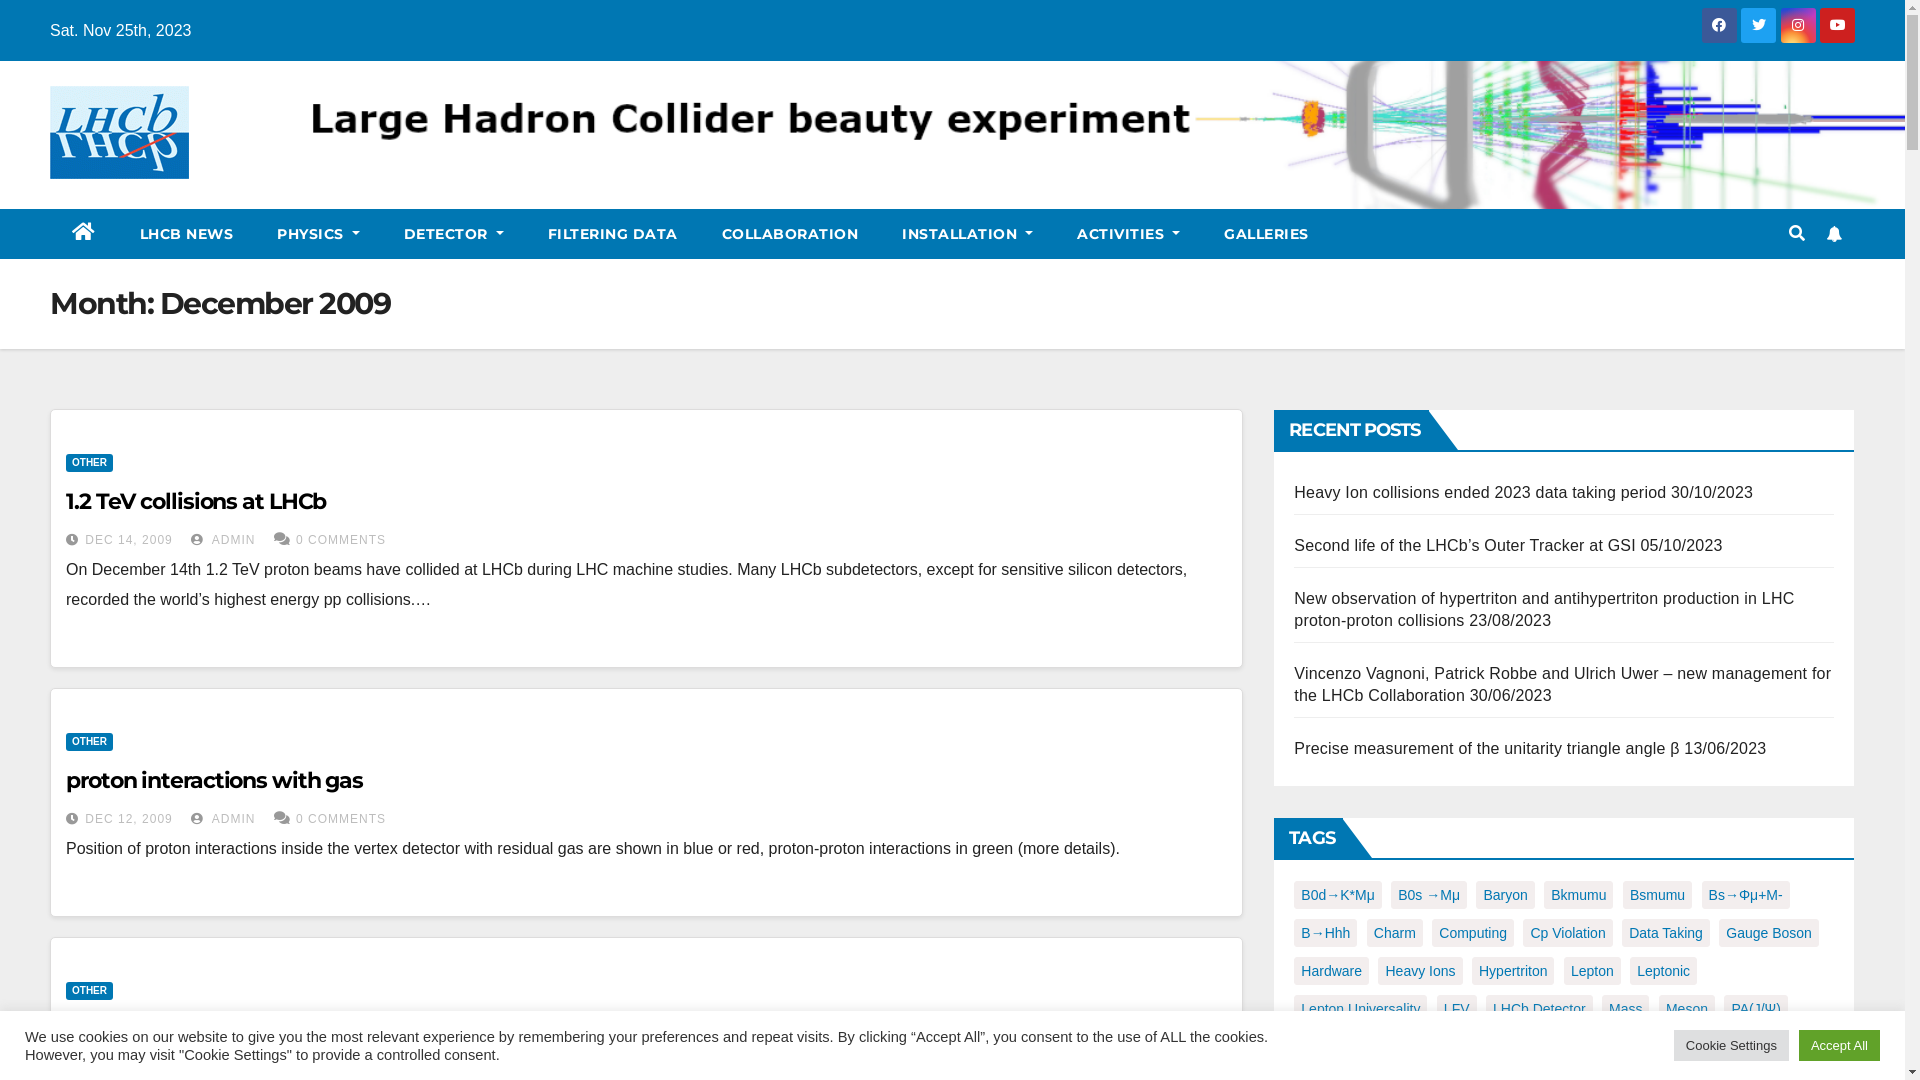 Image resolution: width=1920 pixels, height=1080 pixels. What do you see at coordinates (187, 233) in the screenshot?
I see `'LHCB NEWS'` at bounding box center [187, 233].